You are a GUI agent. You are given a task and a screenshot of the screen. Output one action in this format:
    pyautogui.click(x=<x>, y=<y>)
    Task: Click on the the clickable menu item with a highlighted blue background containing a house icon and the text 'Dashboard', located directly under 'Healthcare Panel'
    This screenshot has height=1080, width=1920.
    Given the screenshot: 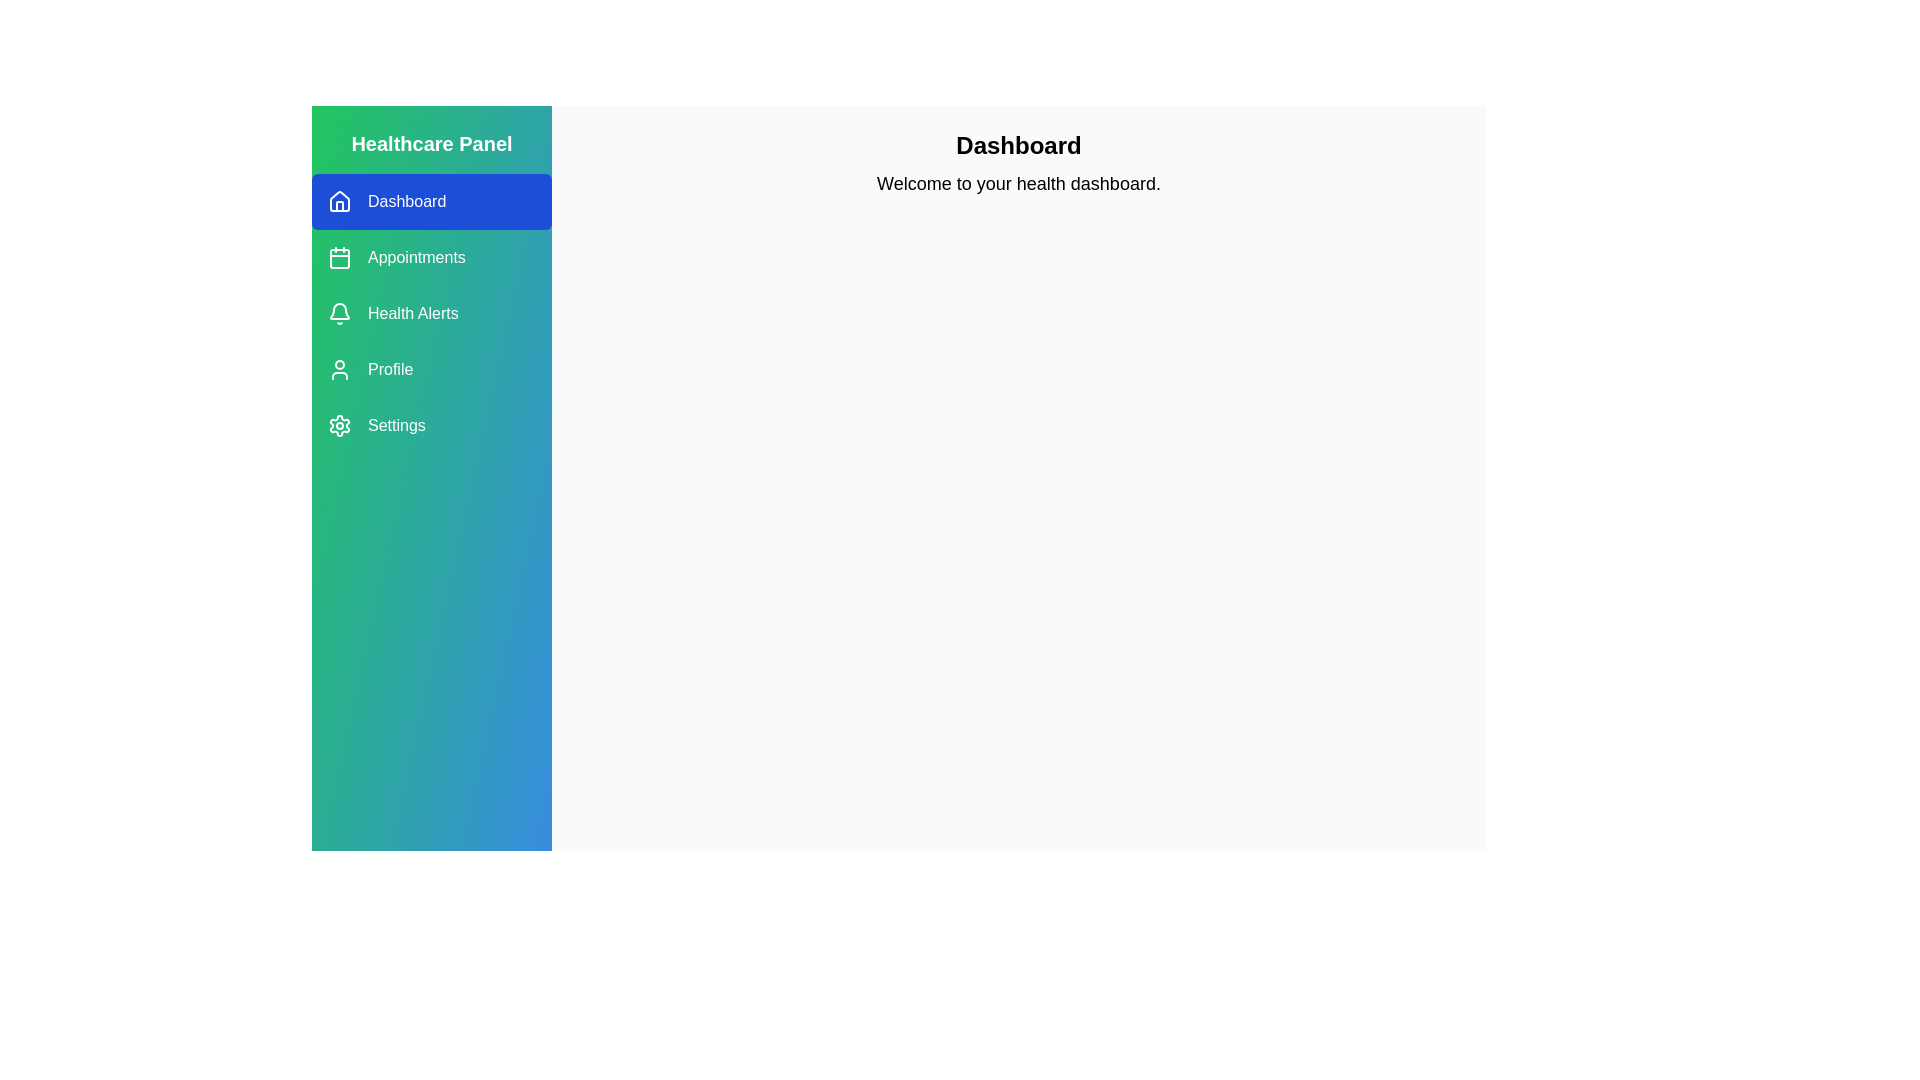 What is the action you would take?
    pyautogui.click(x=431, y=201)
    